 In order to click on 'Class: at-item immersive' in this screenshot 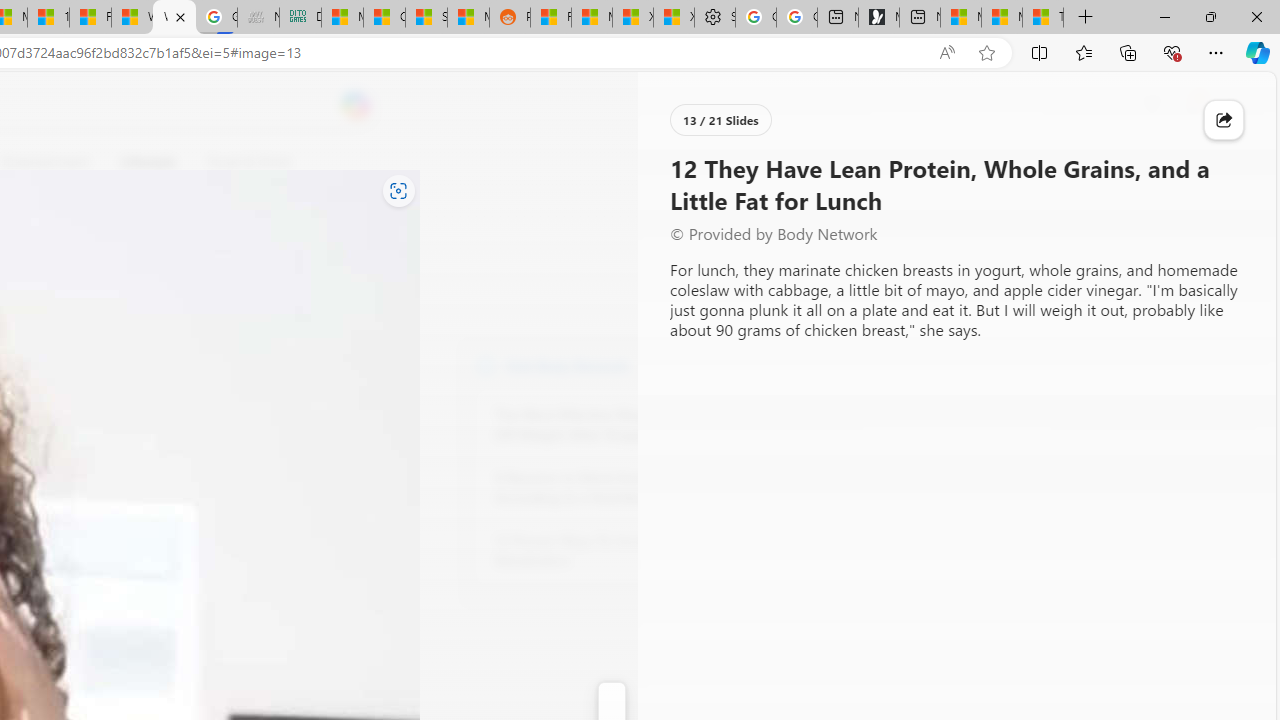, I will do `click(1223, 120)`.